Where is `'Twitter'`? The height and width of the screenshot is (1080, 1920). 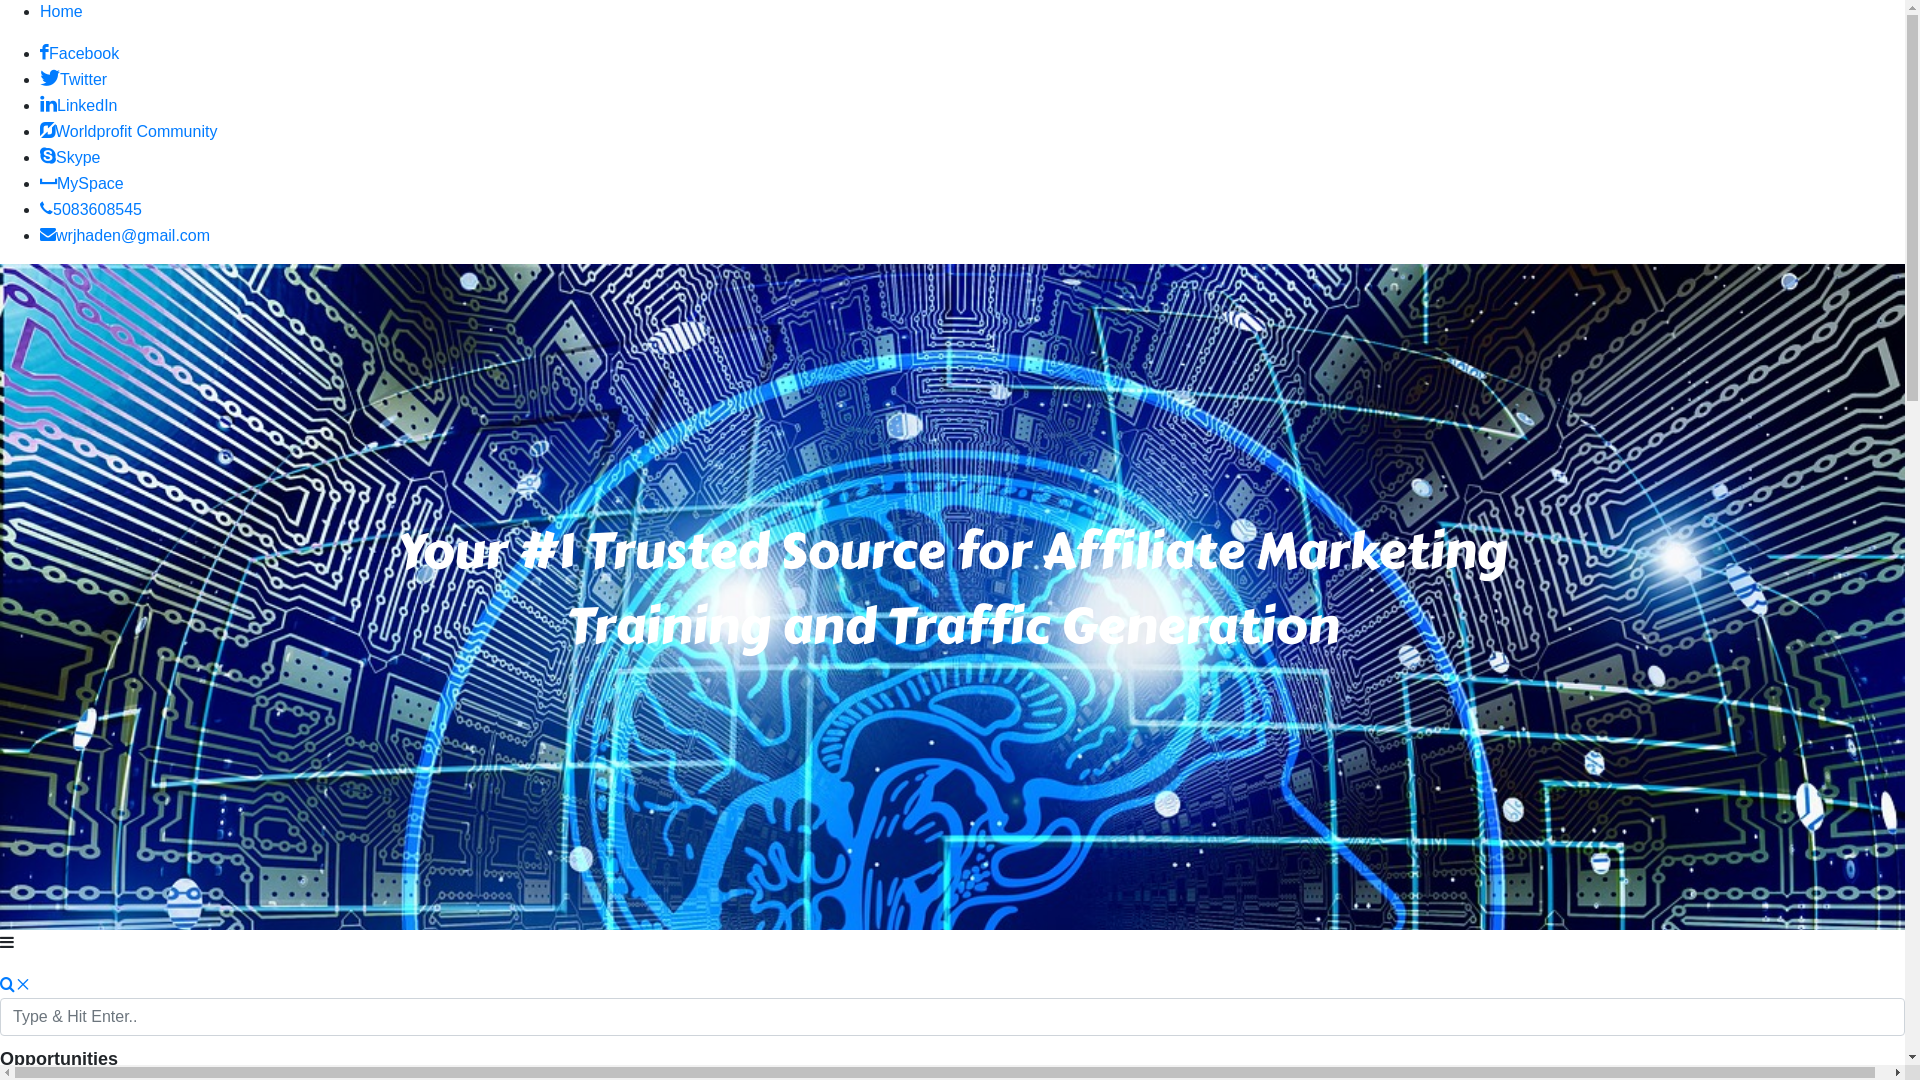
'Twitter' is located at coordinates (73, 78).